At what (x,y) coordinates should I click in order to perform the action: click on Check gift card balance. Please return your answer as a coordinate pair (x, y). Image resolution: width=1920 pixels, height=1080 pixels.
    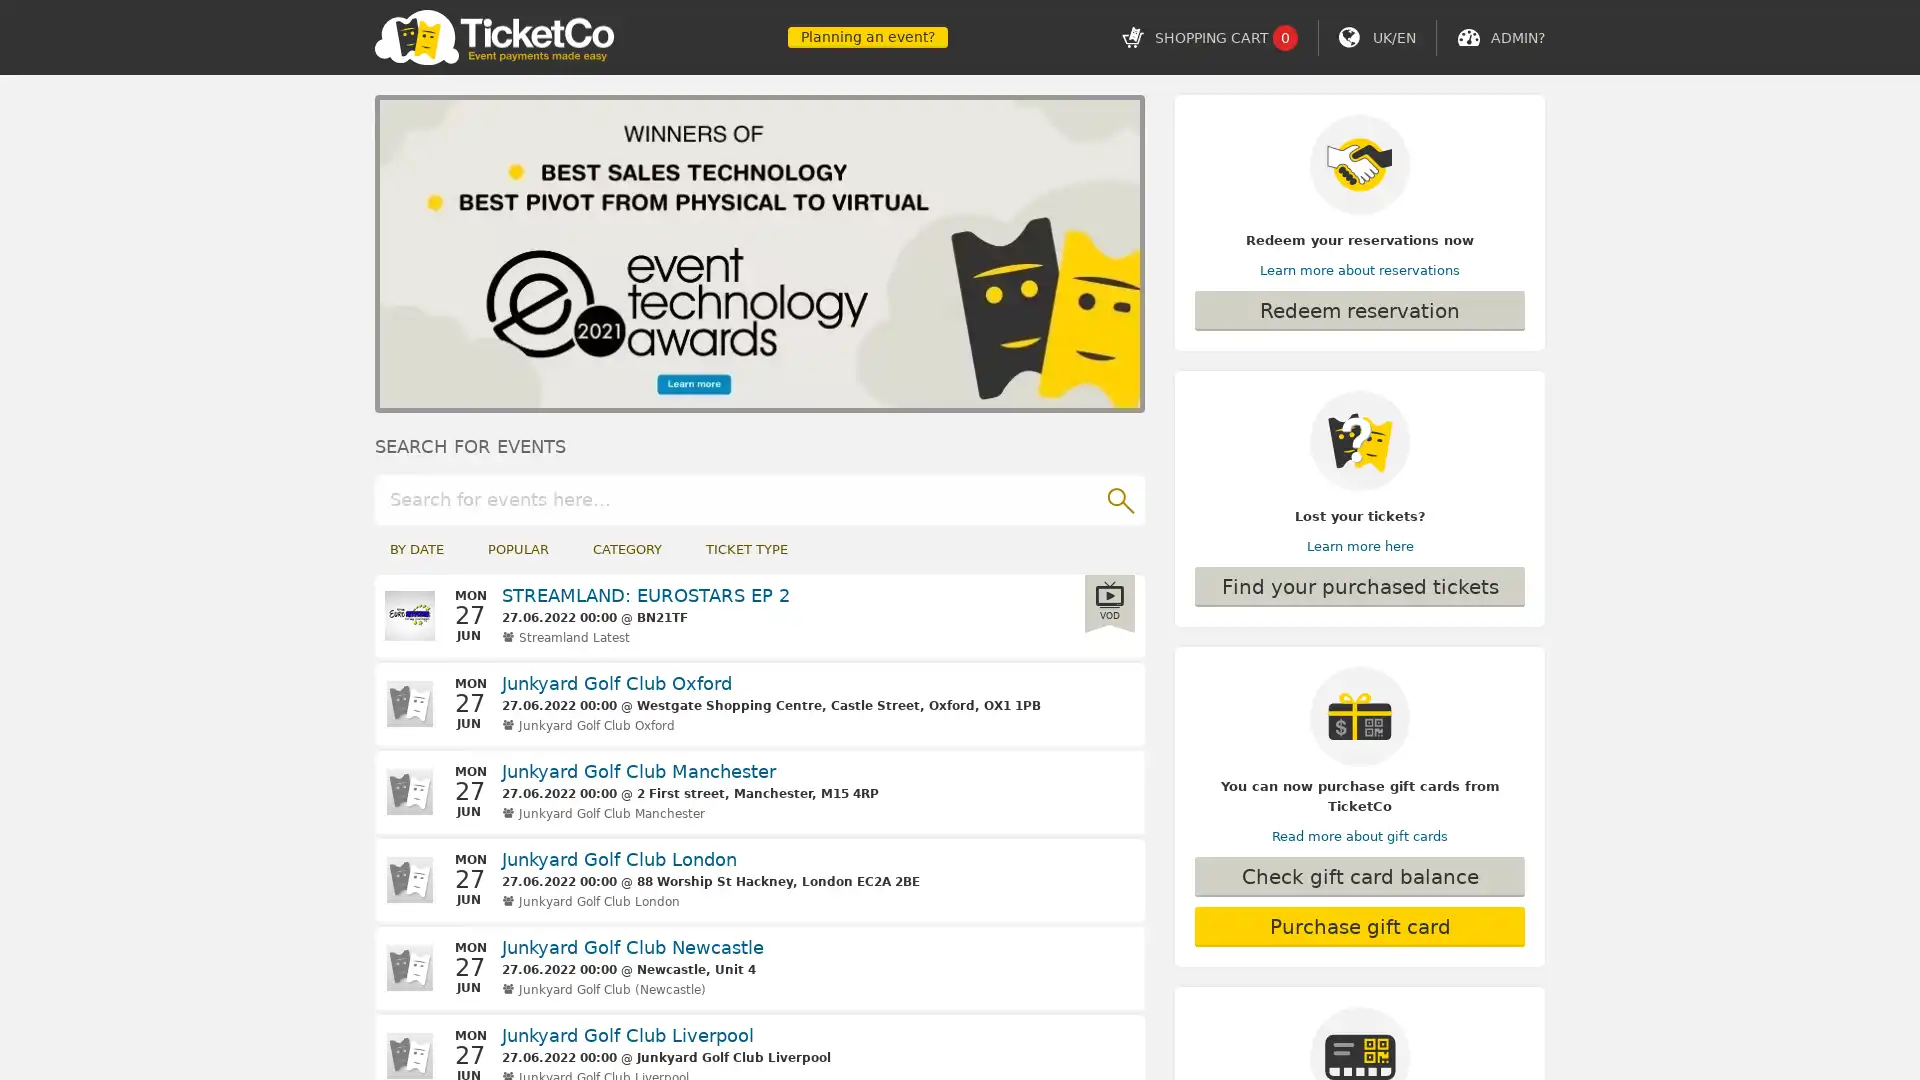
    Looking at the image, I should click on (1359, 875).